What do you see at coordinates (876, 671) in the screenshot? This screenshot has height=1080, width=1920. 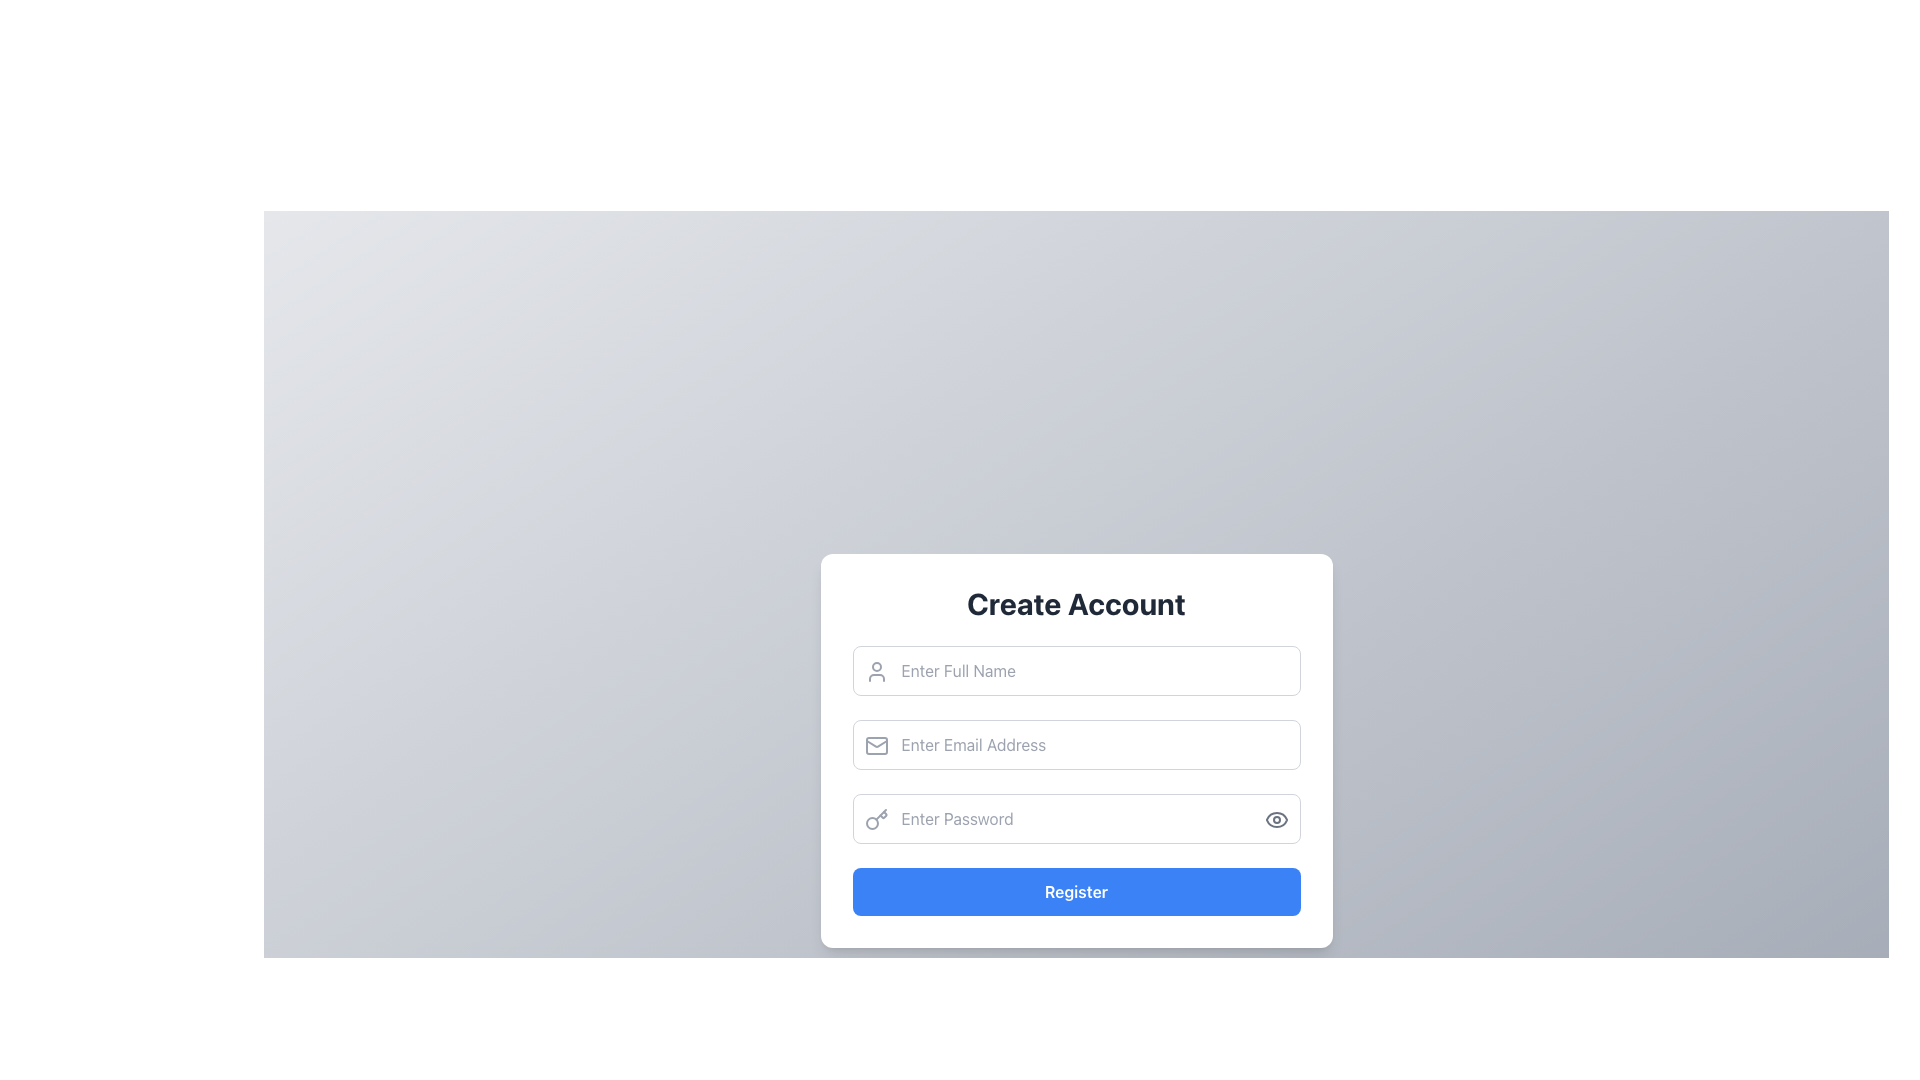 I see `the decorative icon associated with the name input field, located at the left side of the field` at bounding box center [876, 671].